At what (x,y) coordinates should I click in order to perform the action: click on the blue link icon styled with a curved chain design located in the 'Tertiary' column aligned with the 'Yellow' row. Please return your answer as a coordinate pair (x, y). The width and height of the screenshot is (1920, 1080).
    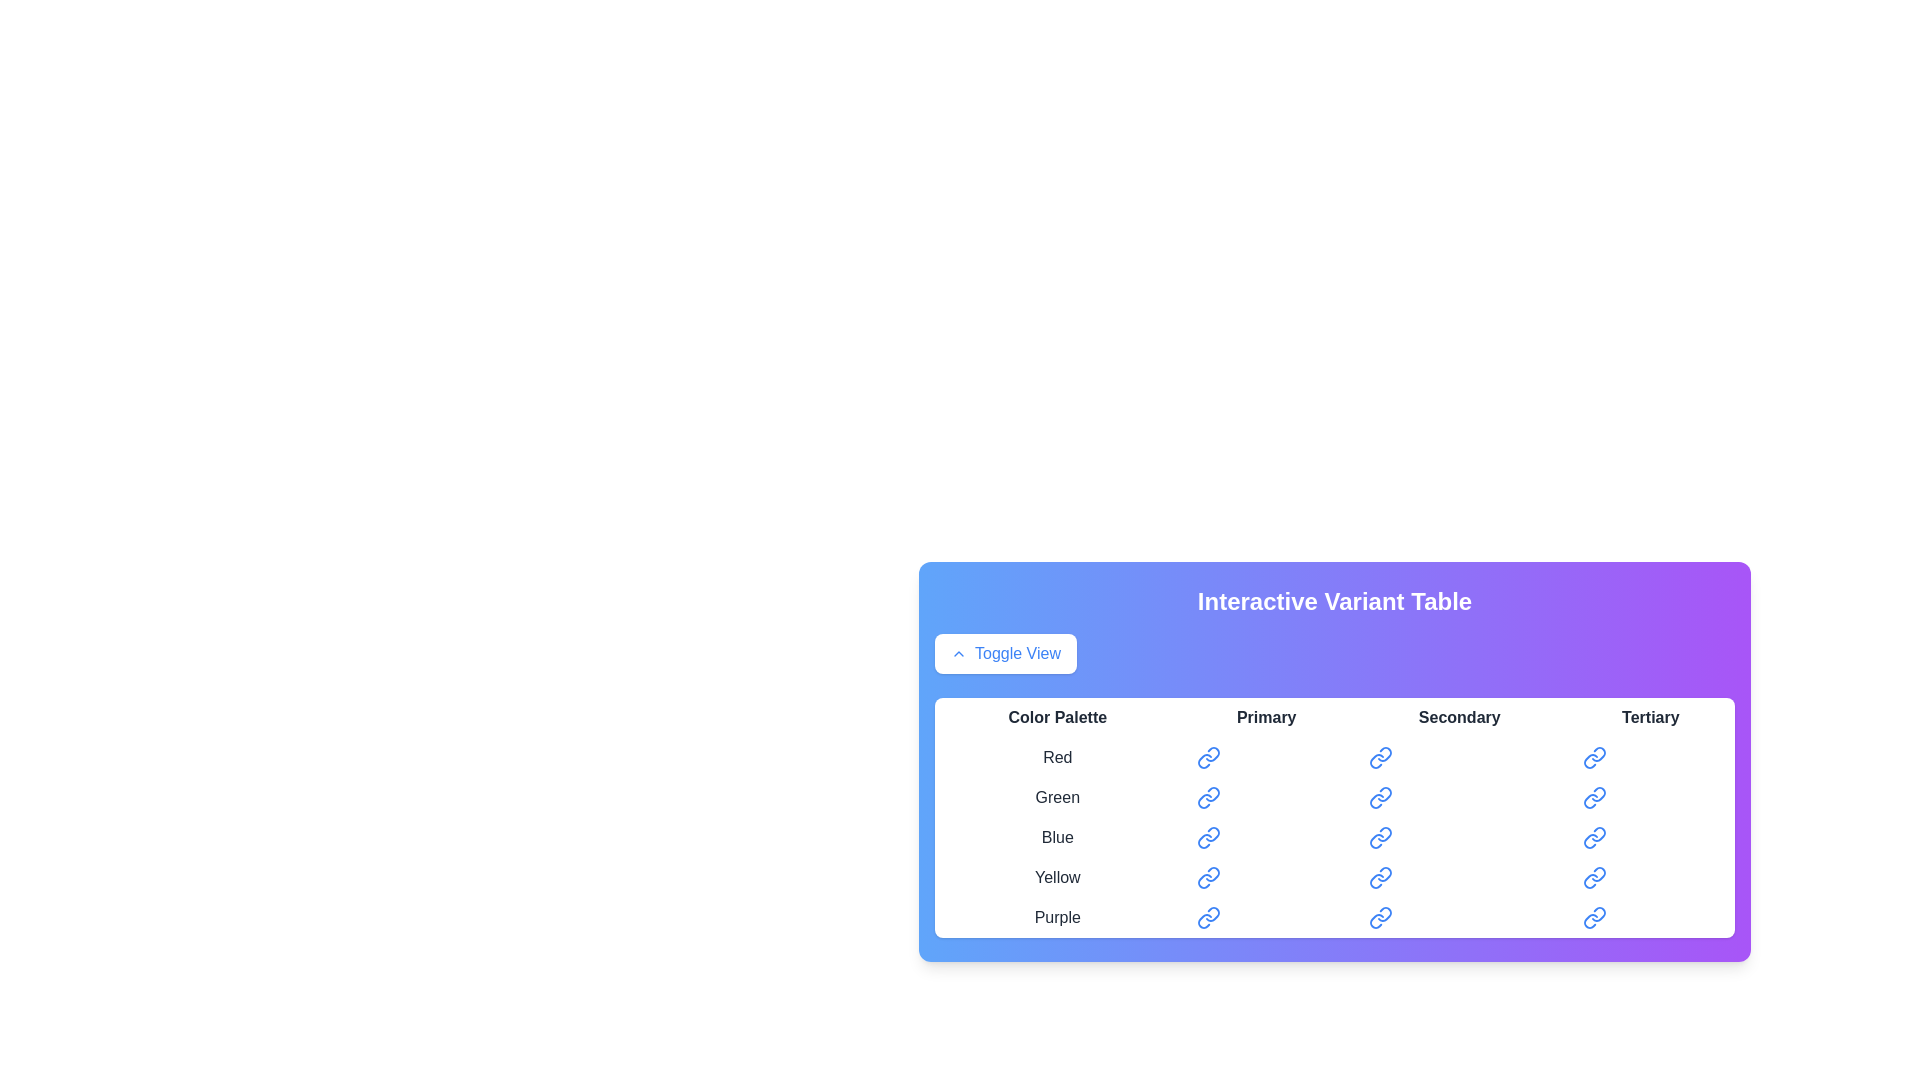
    Looking at the image, I should click on (1593, 877).